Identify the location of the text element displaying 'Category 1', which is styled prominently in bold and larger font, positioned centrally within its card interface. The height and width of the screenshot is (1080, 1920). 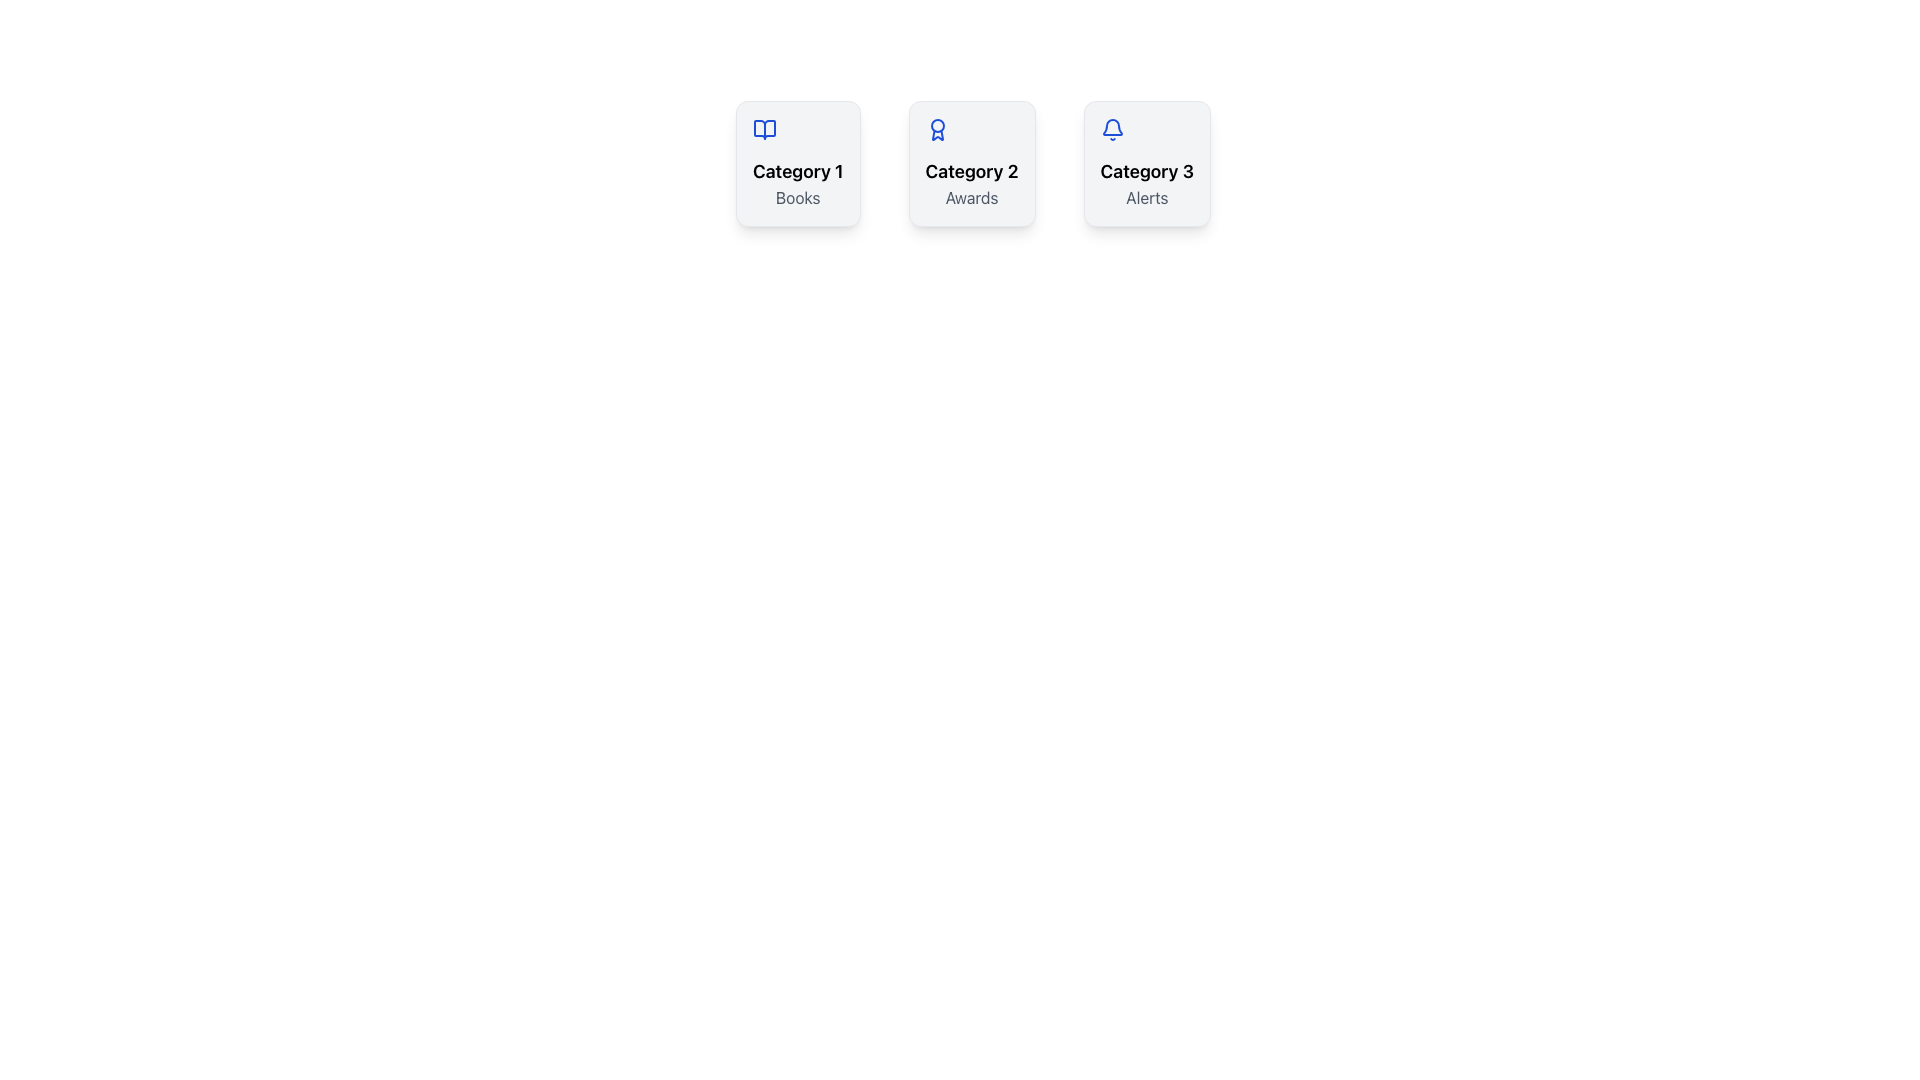
(797, 171).